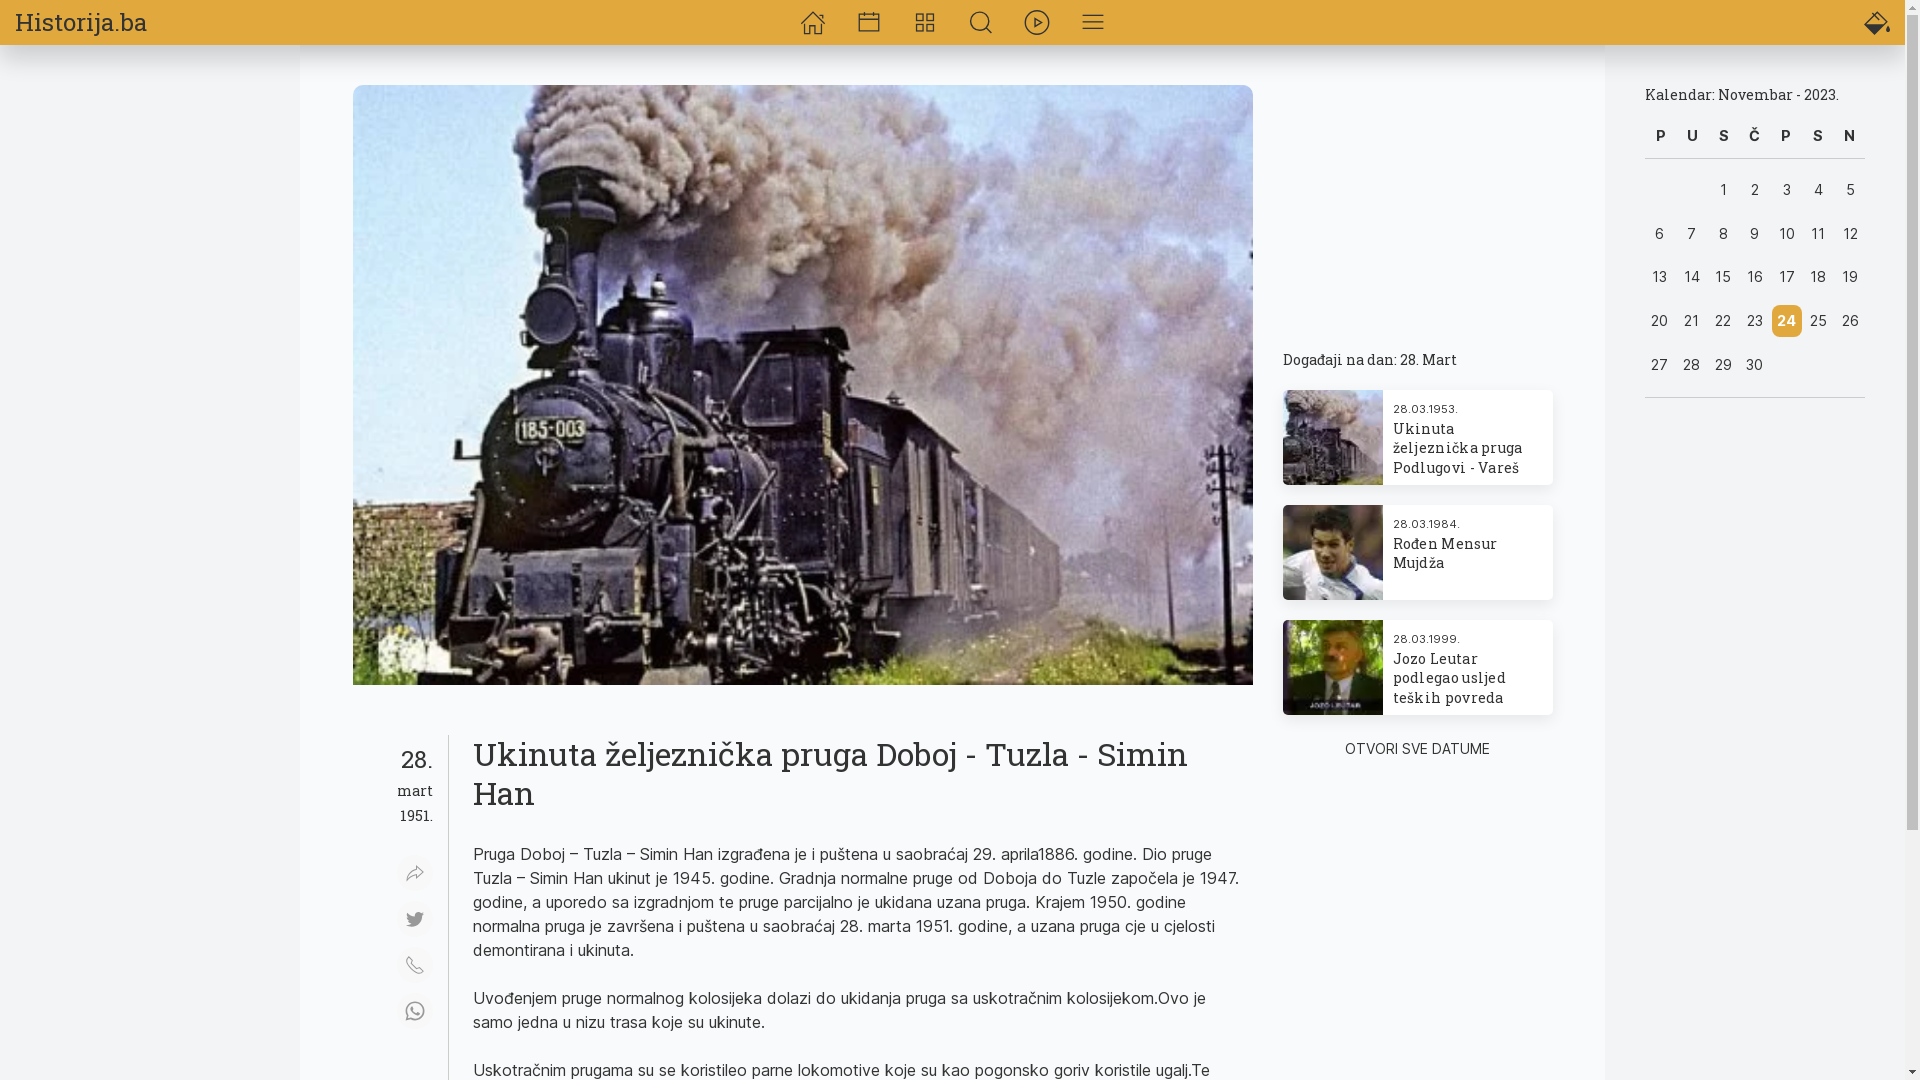 This screenshot has height=1080, width=1920. What do you see at coordinates (80, 22) in the screenshot?
I see `'Historija.ba'` at bounding box center [80, 22].